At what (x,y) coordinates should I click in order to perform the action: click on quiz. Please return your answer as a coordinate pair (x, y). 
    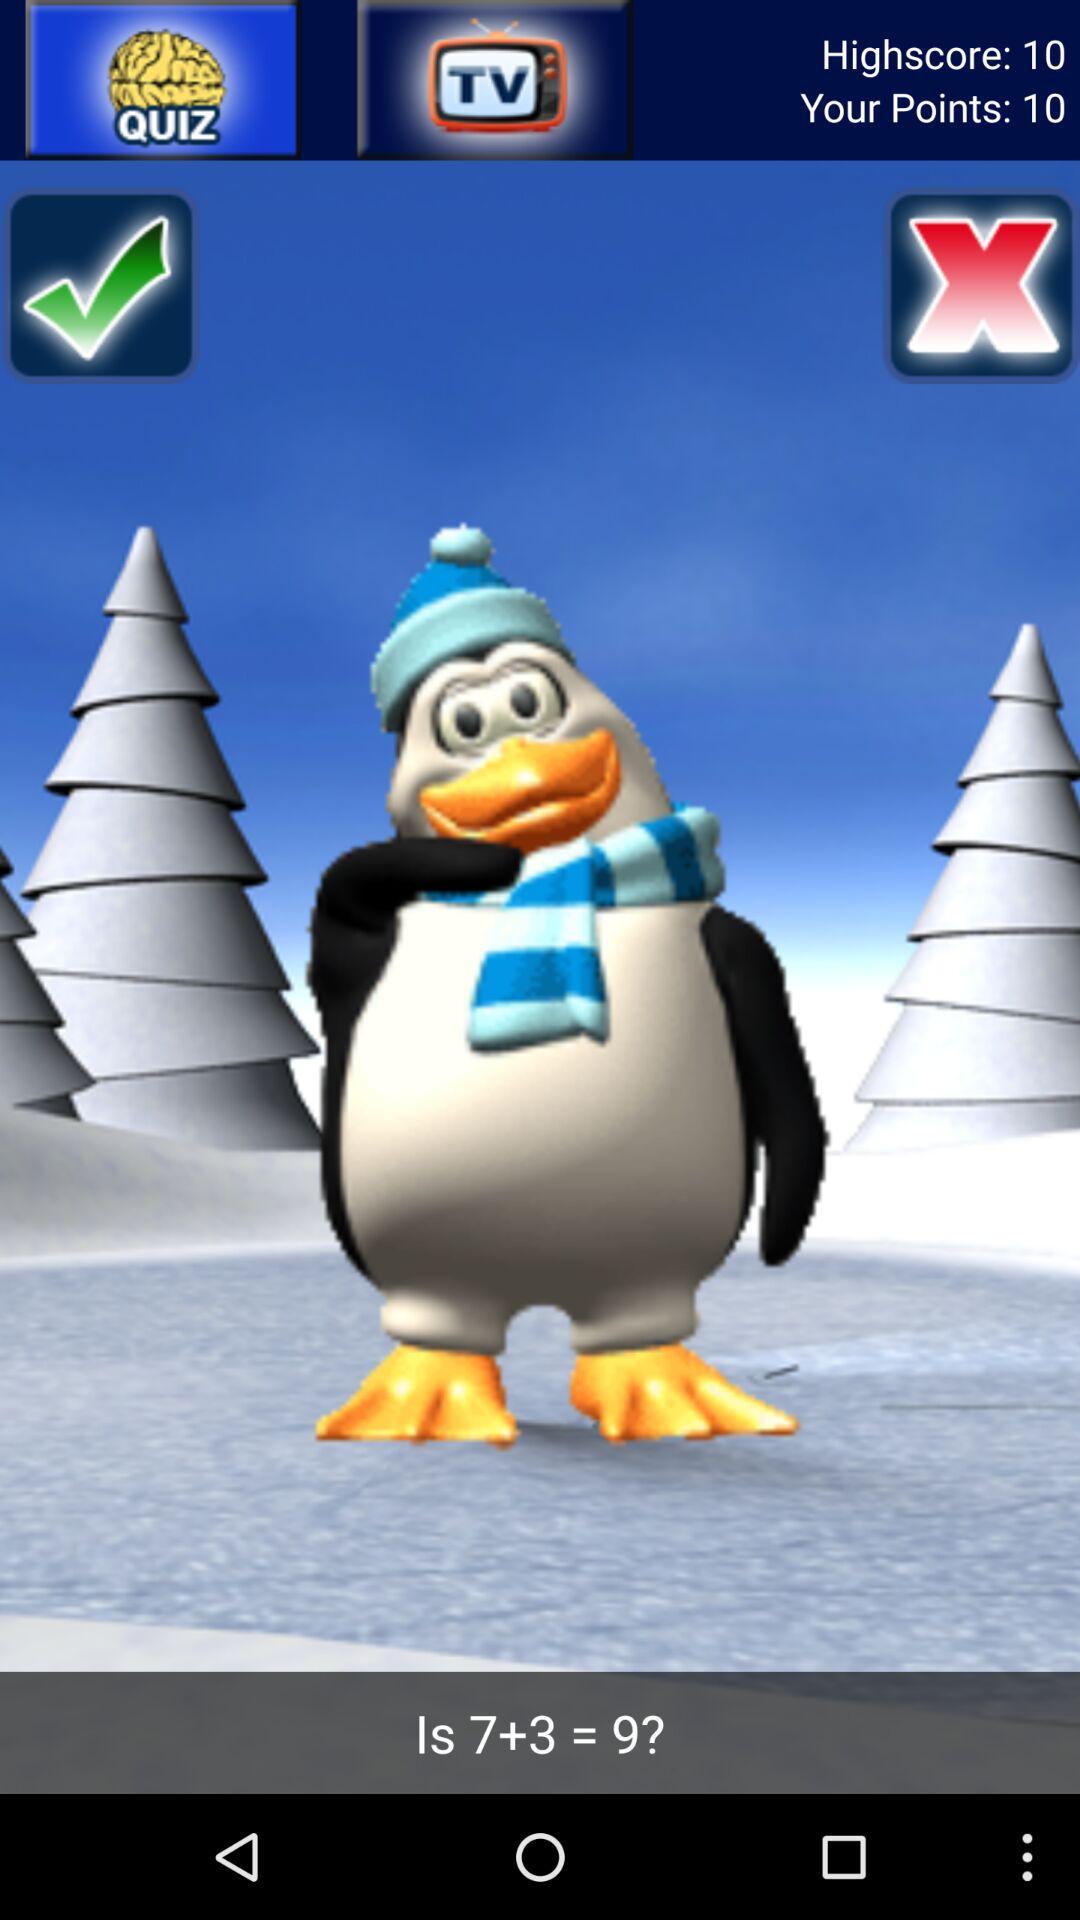
    Looking at the image, I should click on (163, 80).